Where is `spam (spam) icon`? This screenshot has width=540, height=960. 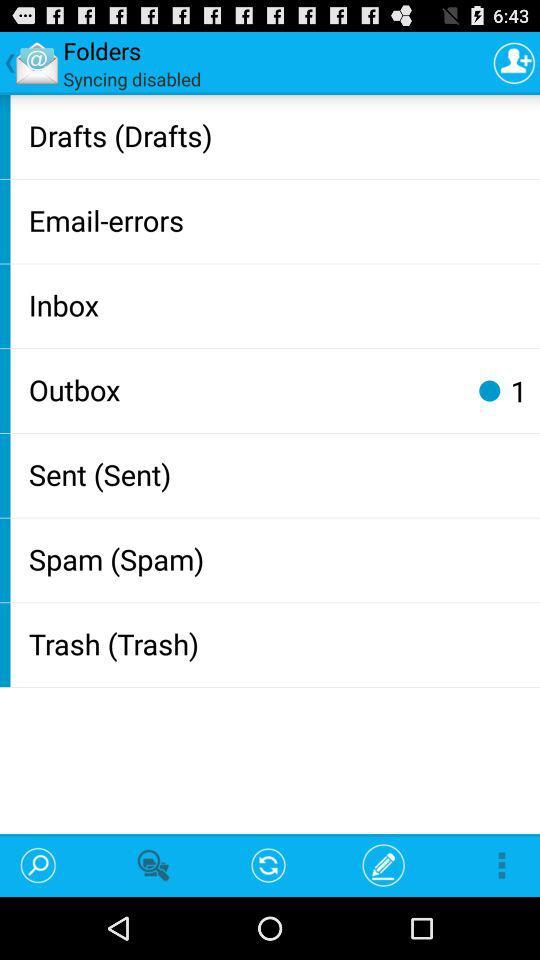
spam (spam) icon is located at coordinates (279, 558).